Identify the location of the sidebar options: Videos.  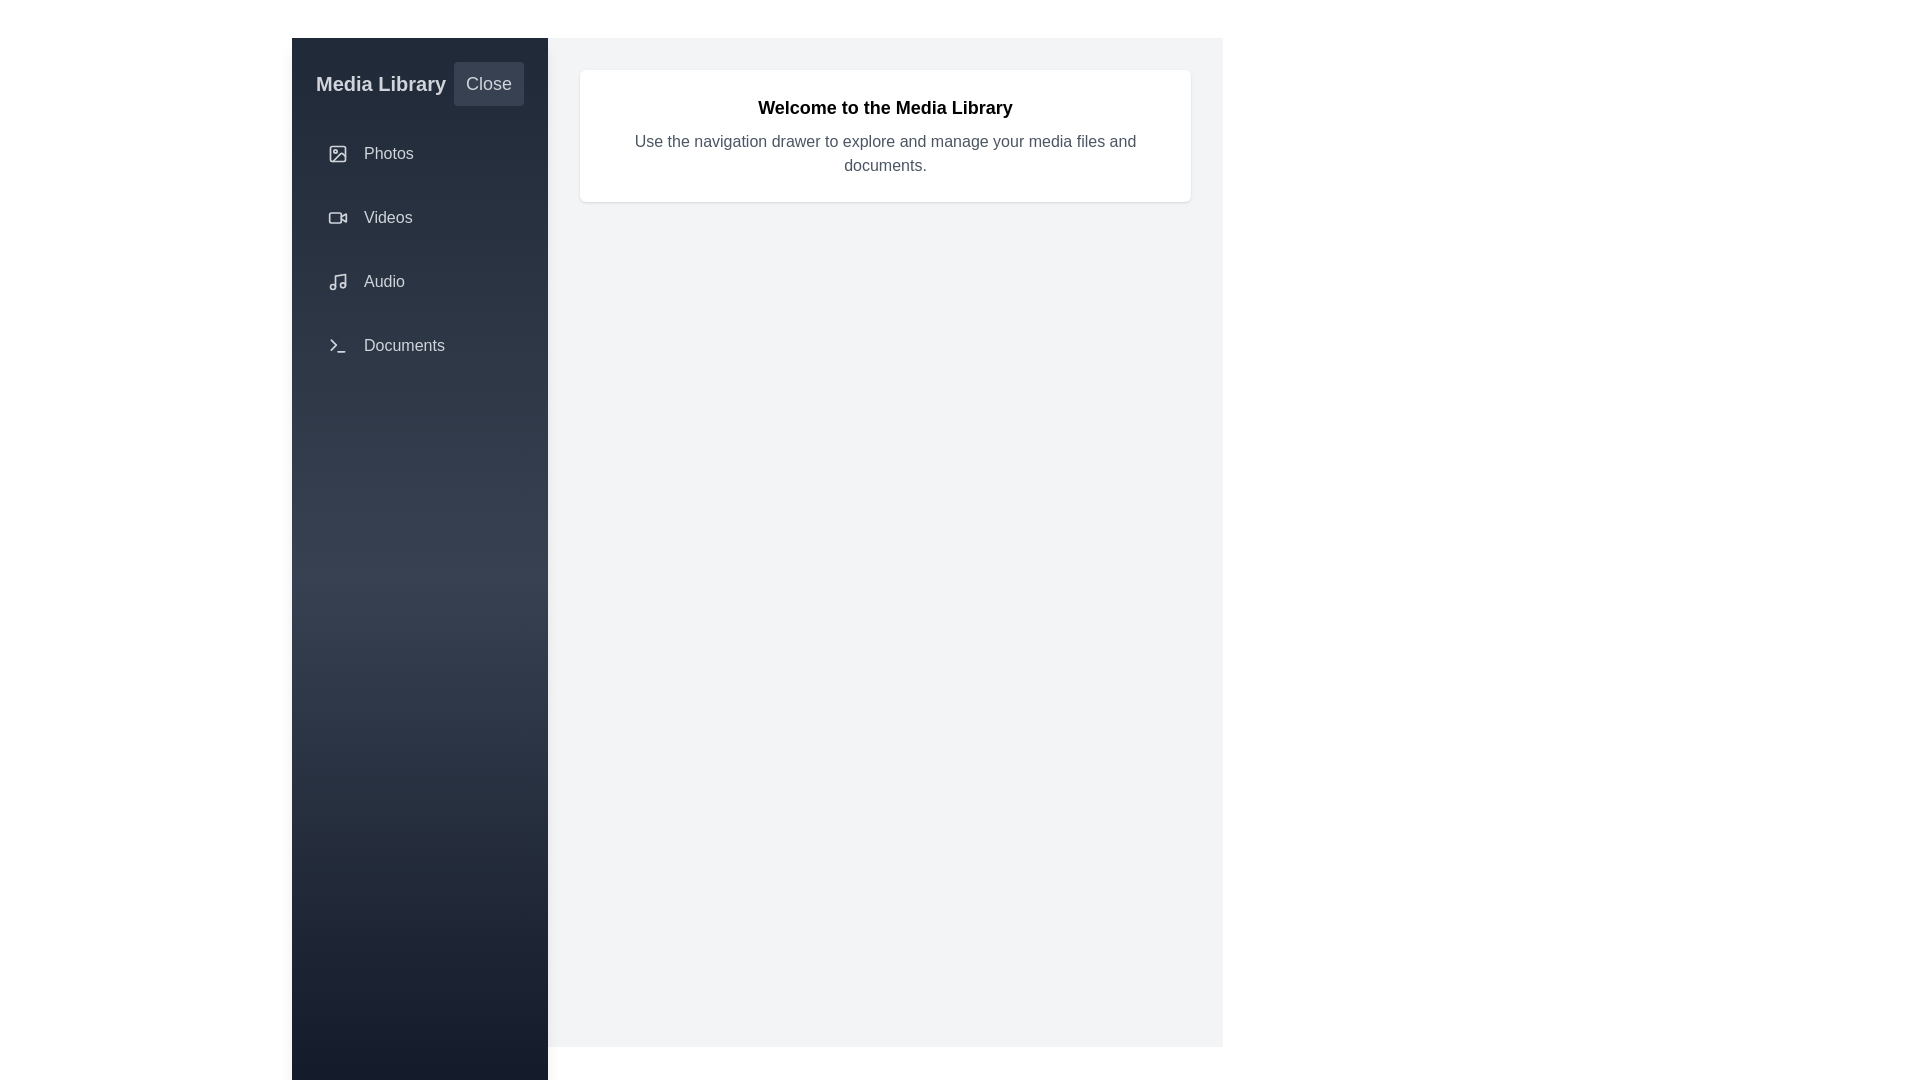
(419, 218).